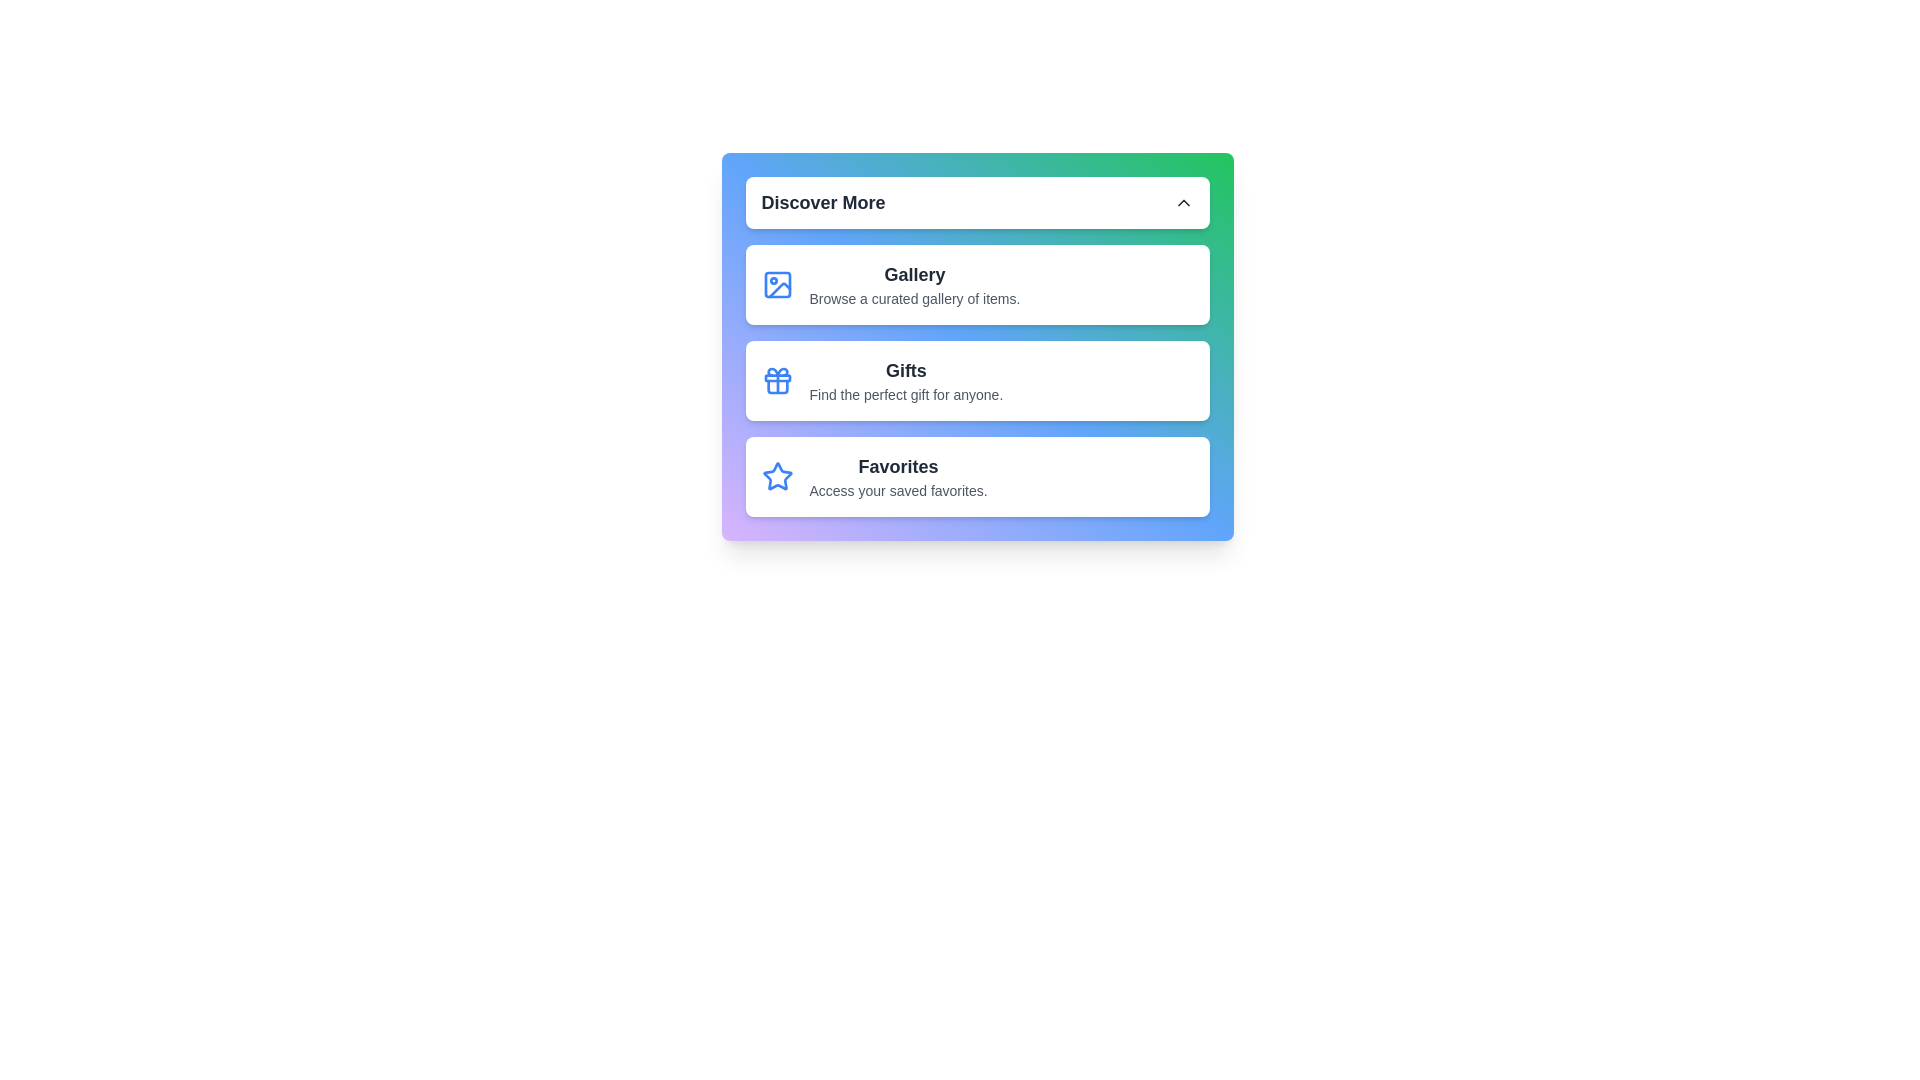 Image resolution: width=1920 pixels, height=1080 pixels. I want to click on the Favorites icon to focus on it, so click(776, 477).